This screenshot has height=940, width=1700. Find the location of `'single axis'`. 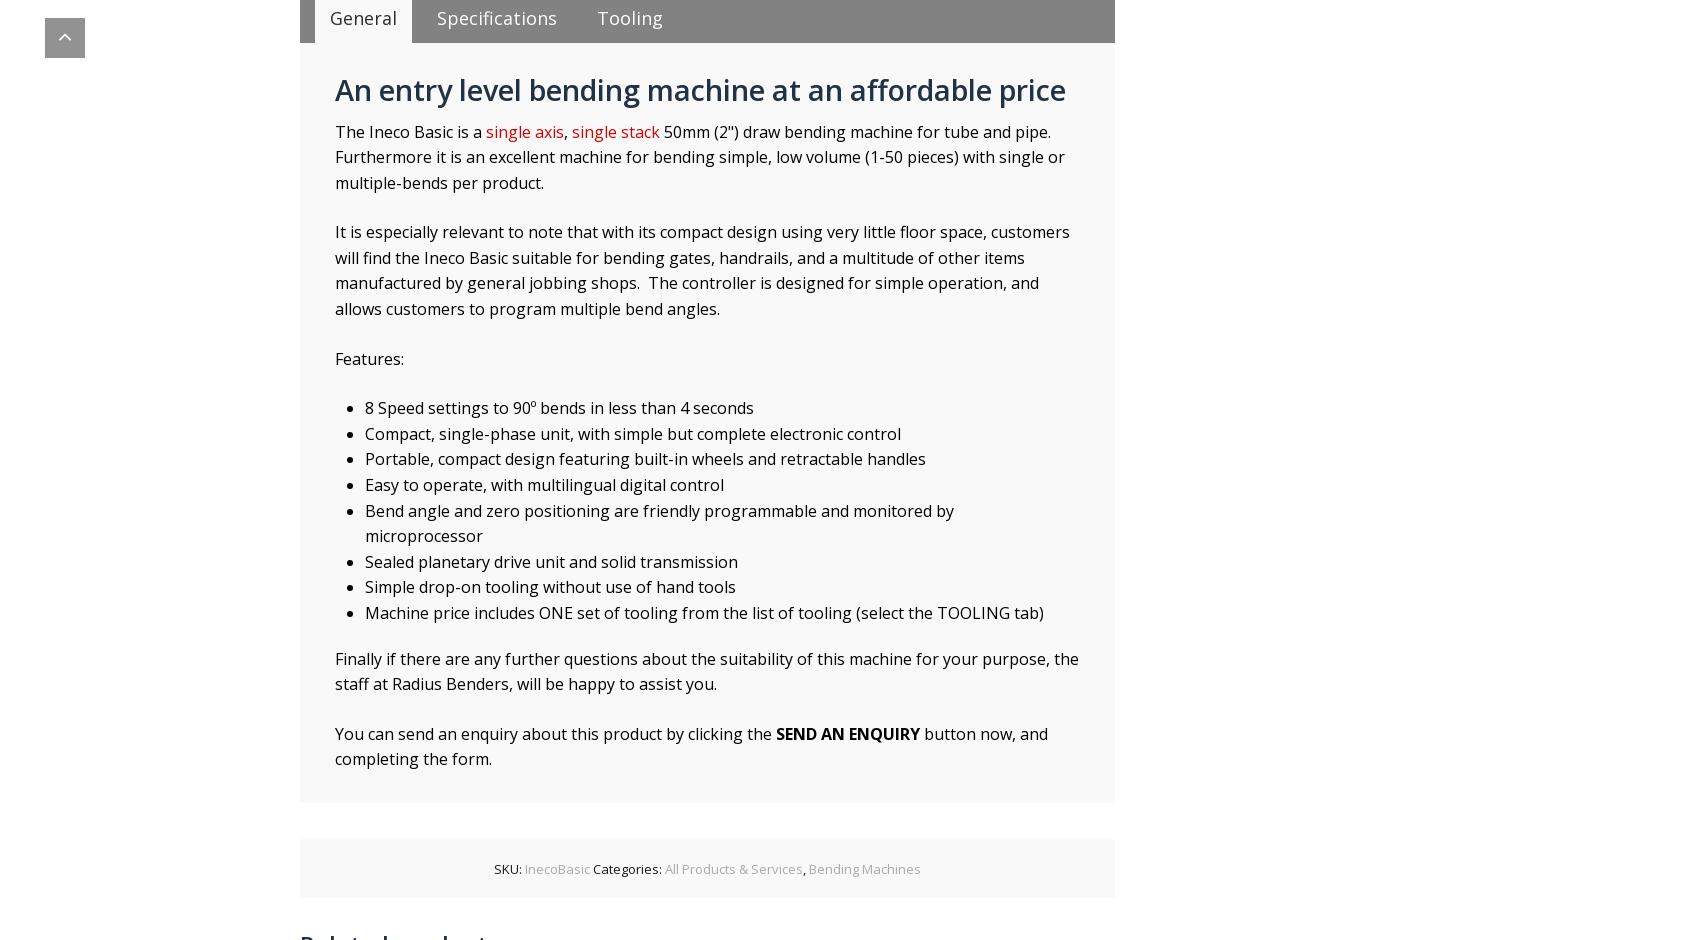

'single axis' is located at coordinates (524, 130).